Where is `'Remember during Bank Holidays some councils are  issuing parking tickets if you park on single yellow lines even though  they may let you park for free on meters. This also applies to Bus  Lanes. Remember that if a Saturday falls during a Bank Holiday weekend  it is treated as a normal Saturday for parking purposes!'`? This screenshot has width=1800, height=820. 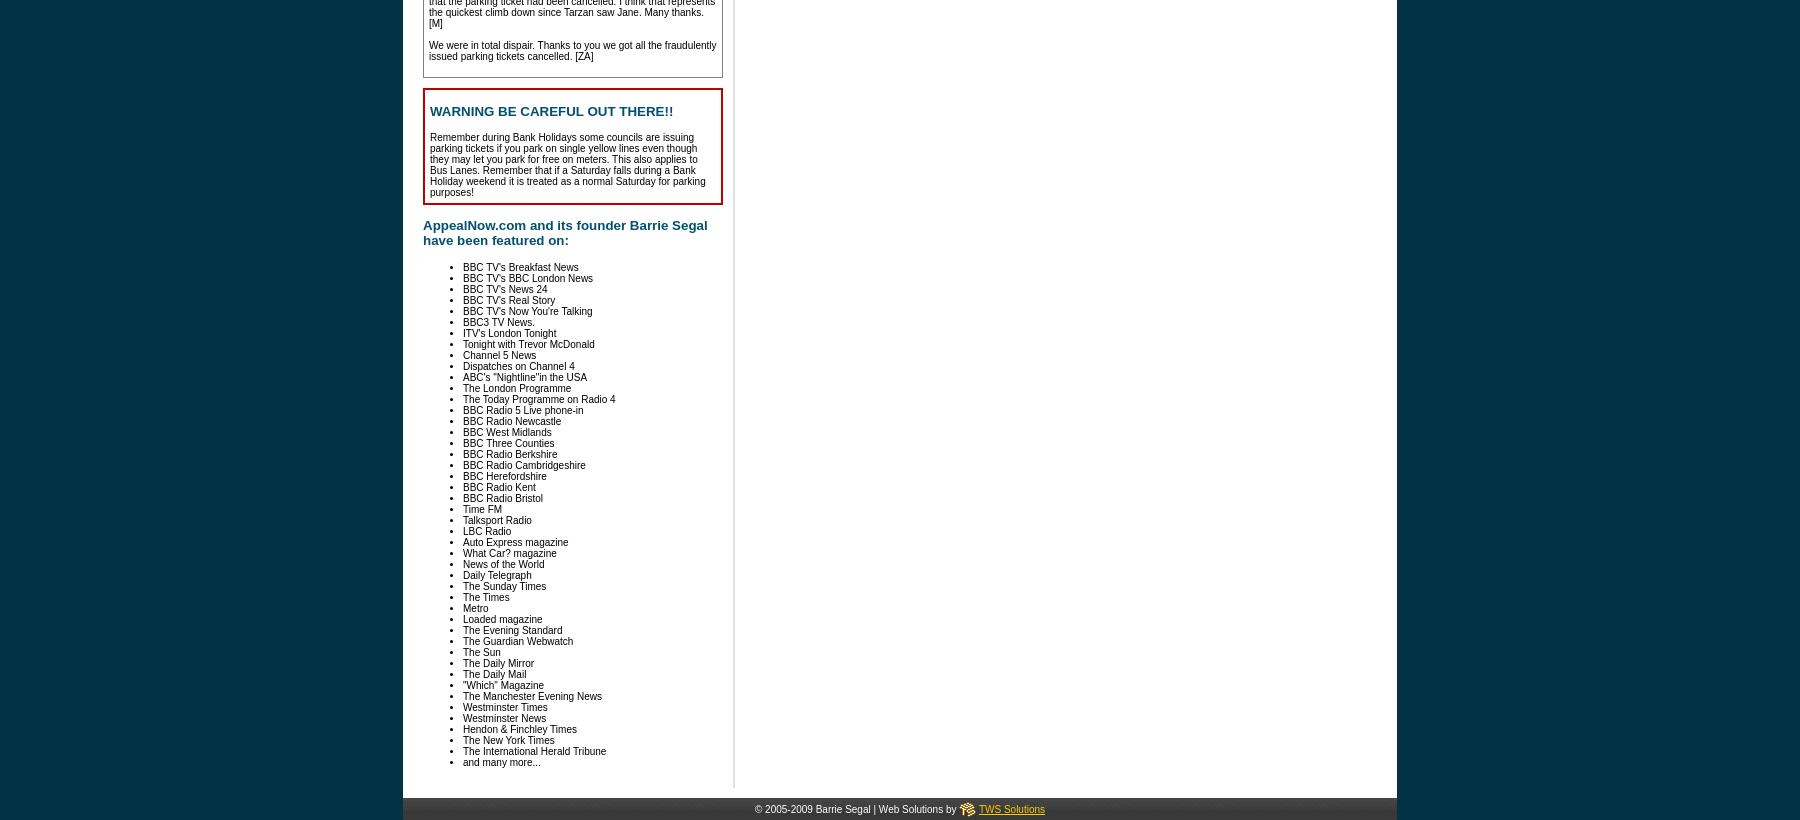 'Remember during Bank Holidays some councils are  issuing parking tickets if you park on single yellow lines even though  they may let you park for free on meters. This also applies to Bus  Lanes. Remember that if a Saturday falls during a Bank Holiday weekend  it is treated as a normal Saturday for parking purposes!' is located at coordinates (567, 164).